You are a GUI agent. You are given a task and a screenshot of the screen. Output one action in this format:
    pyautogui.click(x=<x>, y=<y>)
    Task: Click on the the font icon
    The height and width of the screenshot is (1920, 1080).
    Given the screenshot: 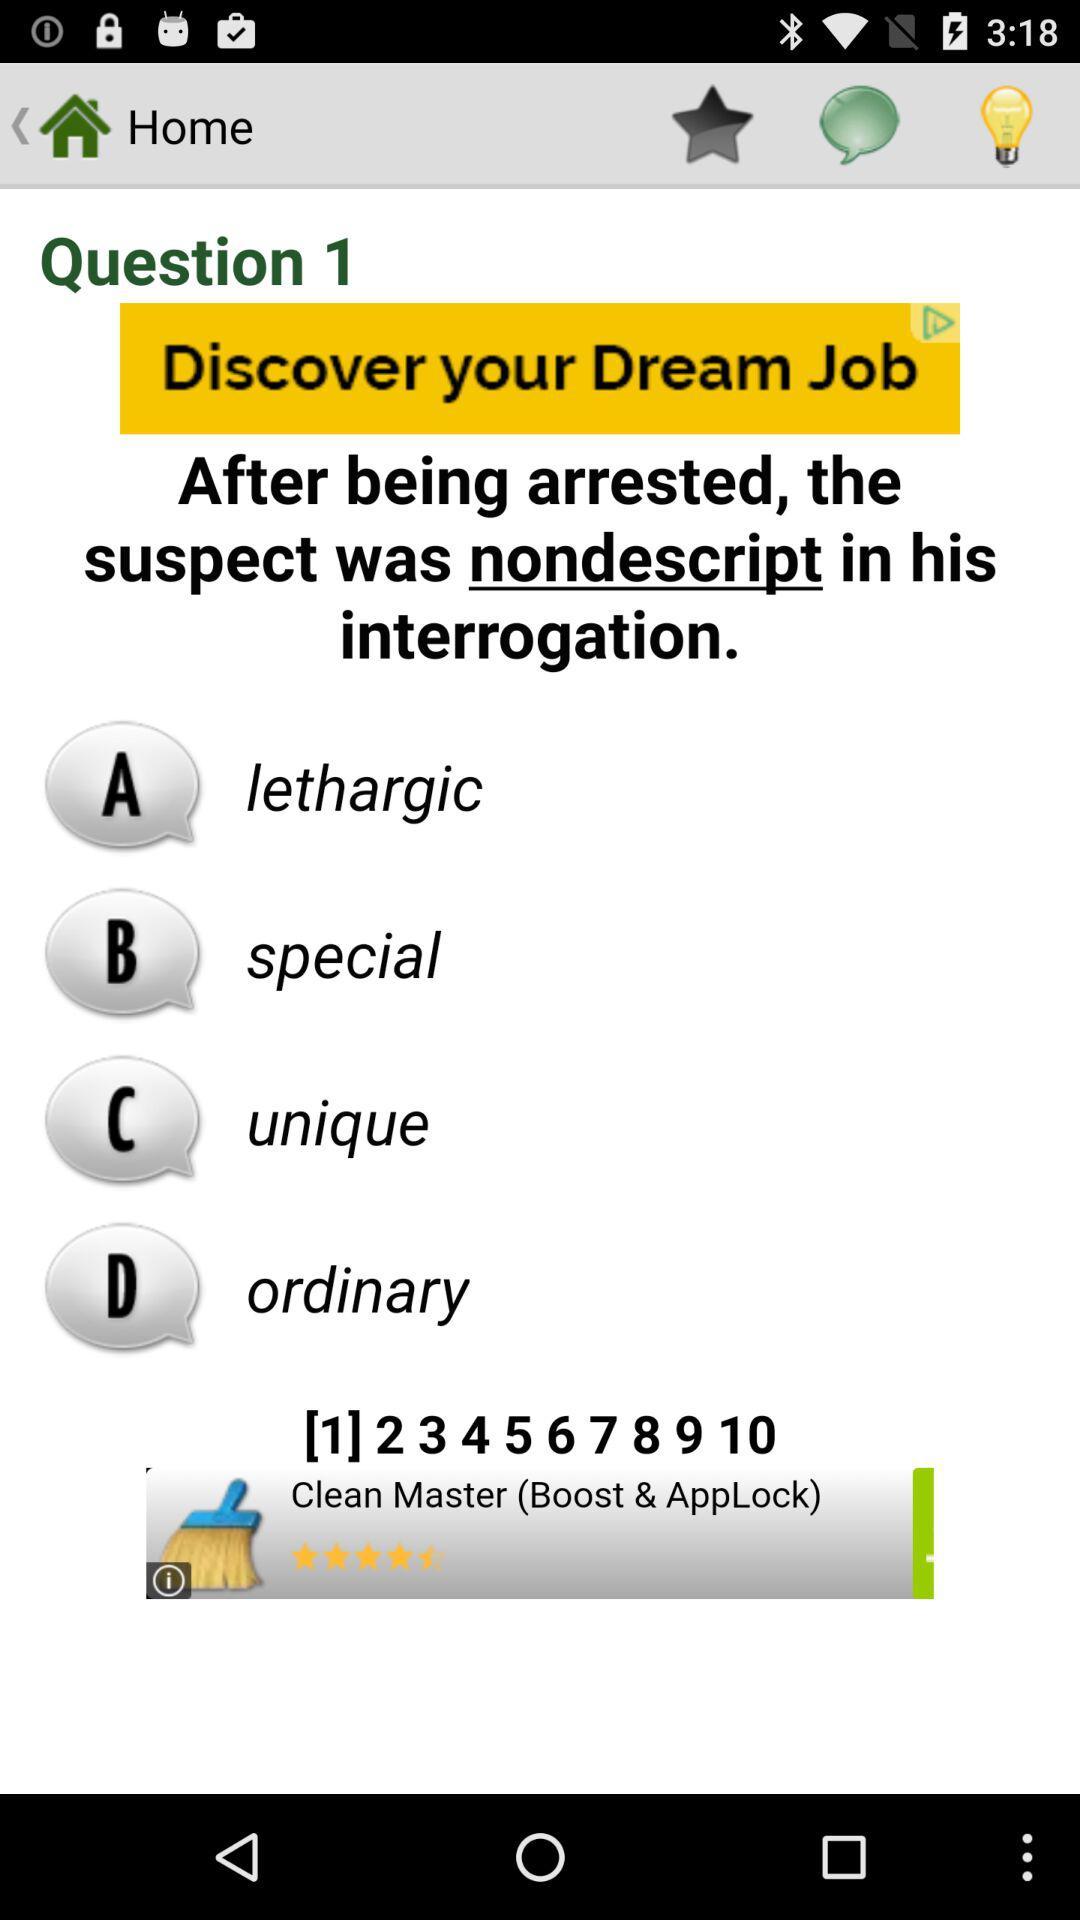 What is the action you would take?
    pyautogui.click(x=123, y=841)
    